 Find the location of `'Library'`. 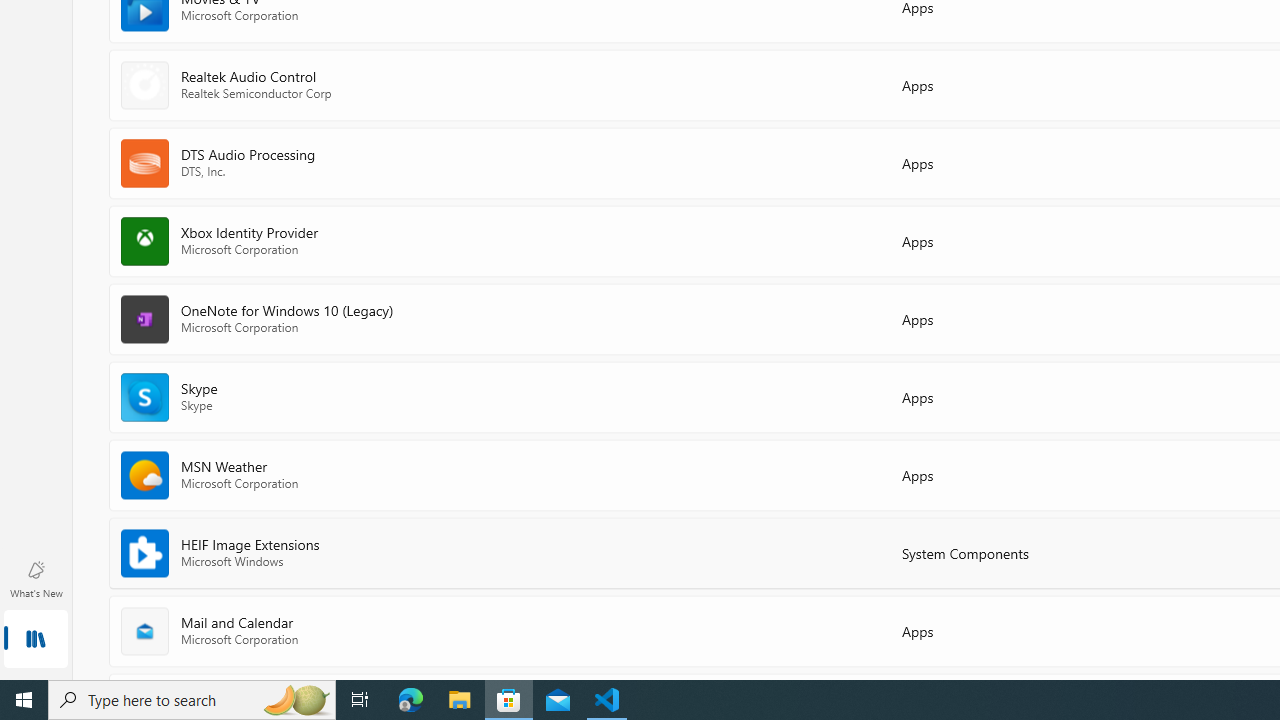

'Library' is located at coordinates (35, 640).